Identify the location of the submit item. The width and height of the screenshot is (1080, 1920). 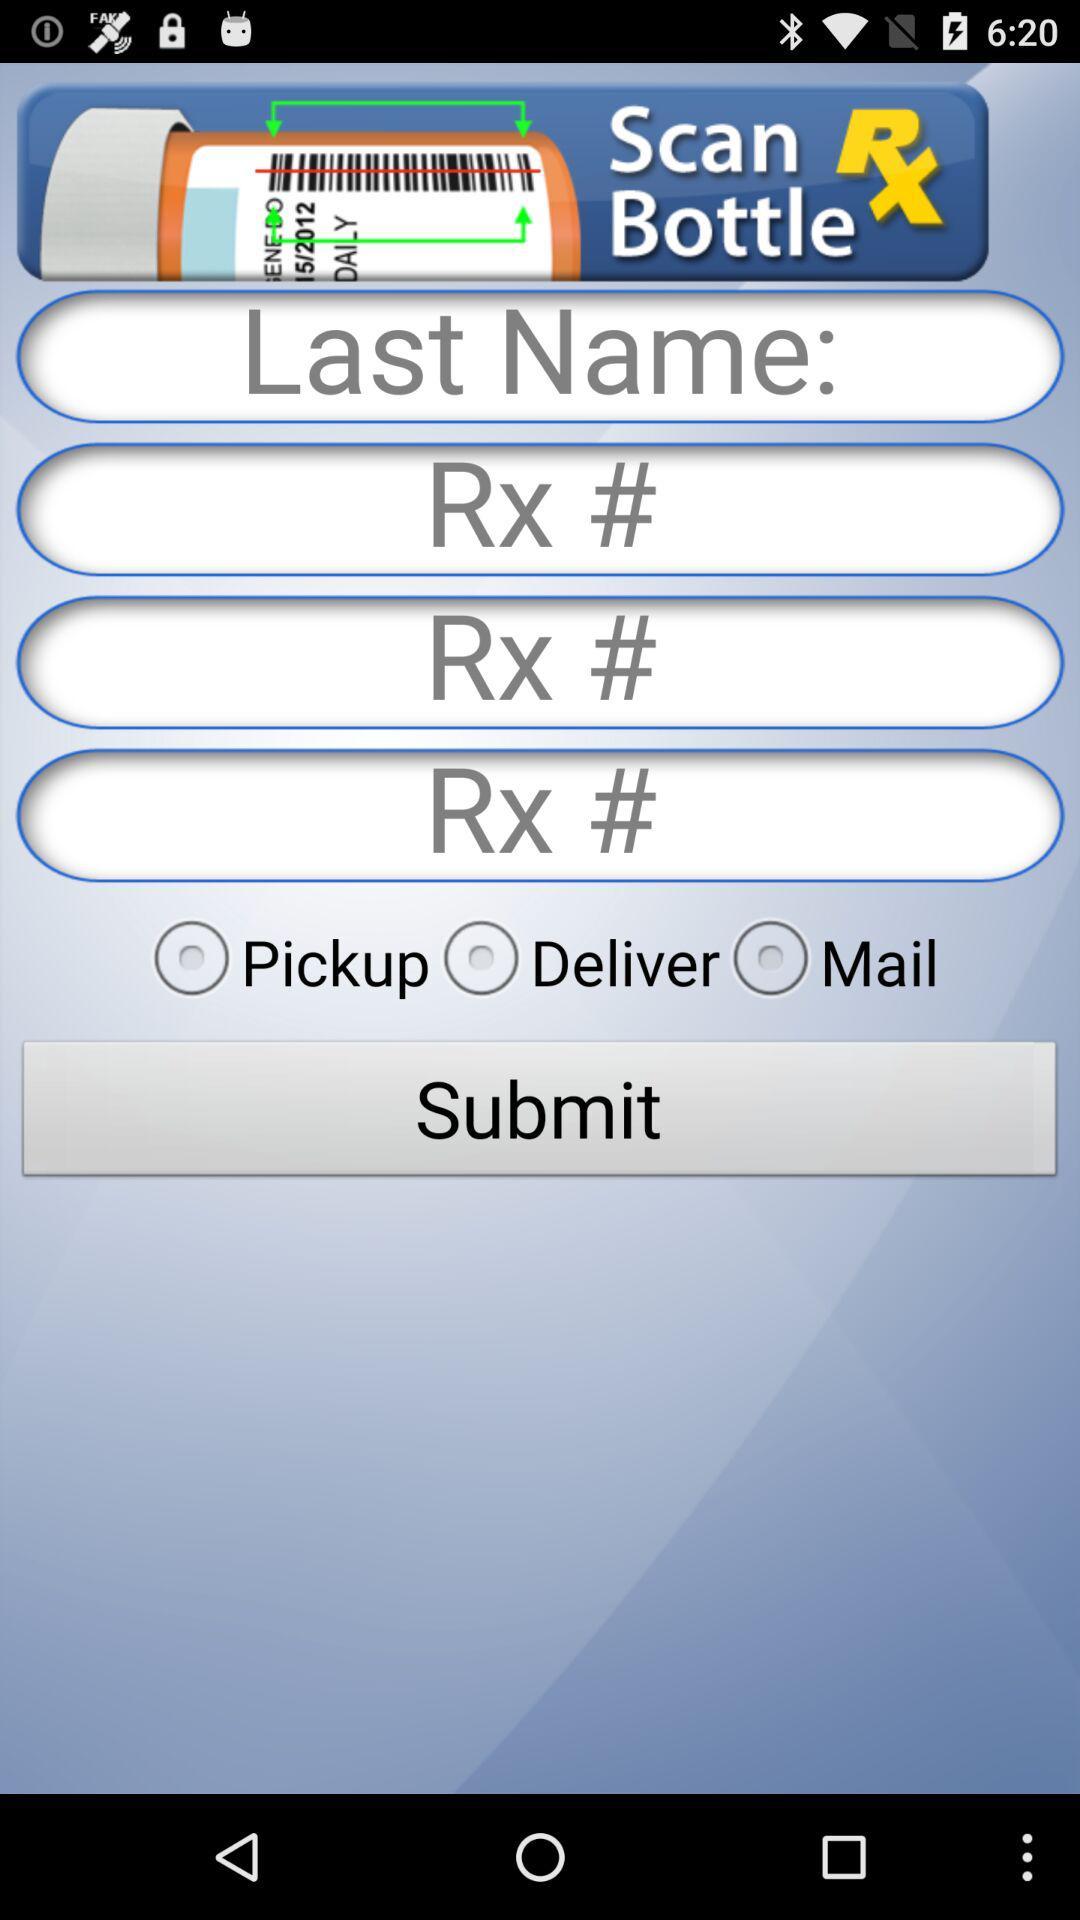
(540, 1113).